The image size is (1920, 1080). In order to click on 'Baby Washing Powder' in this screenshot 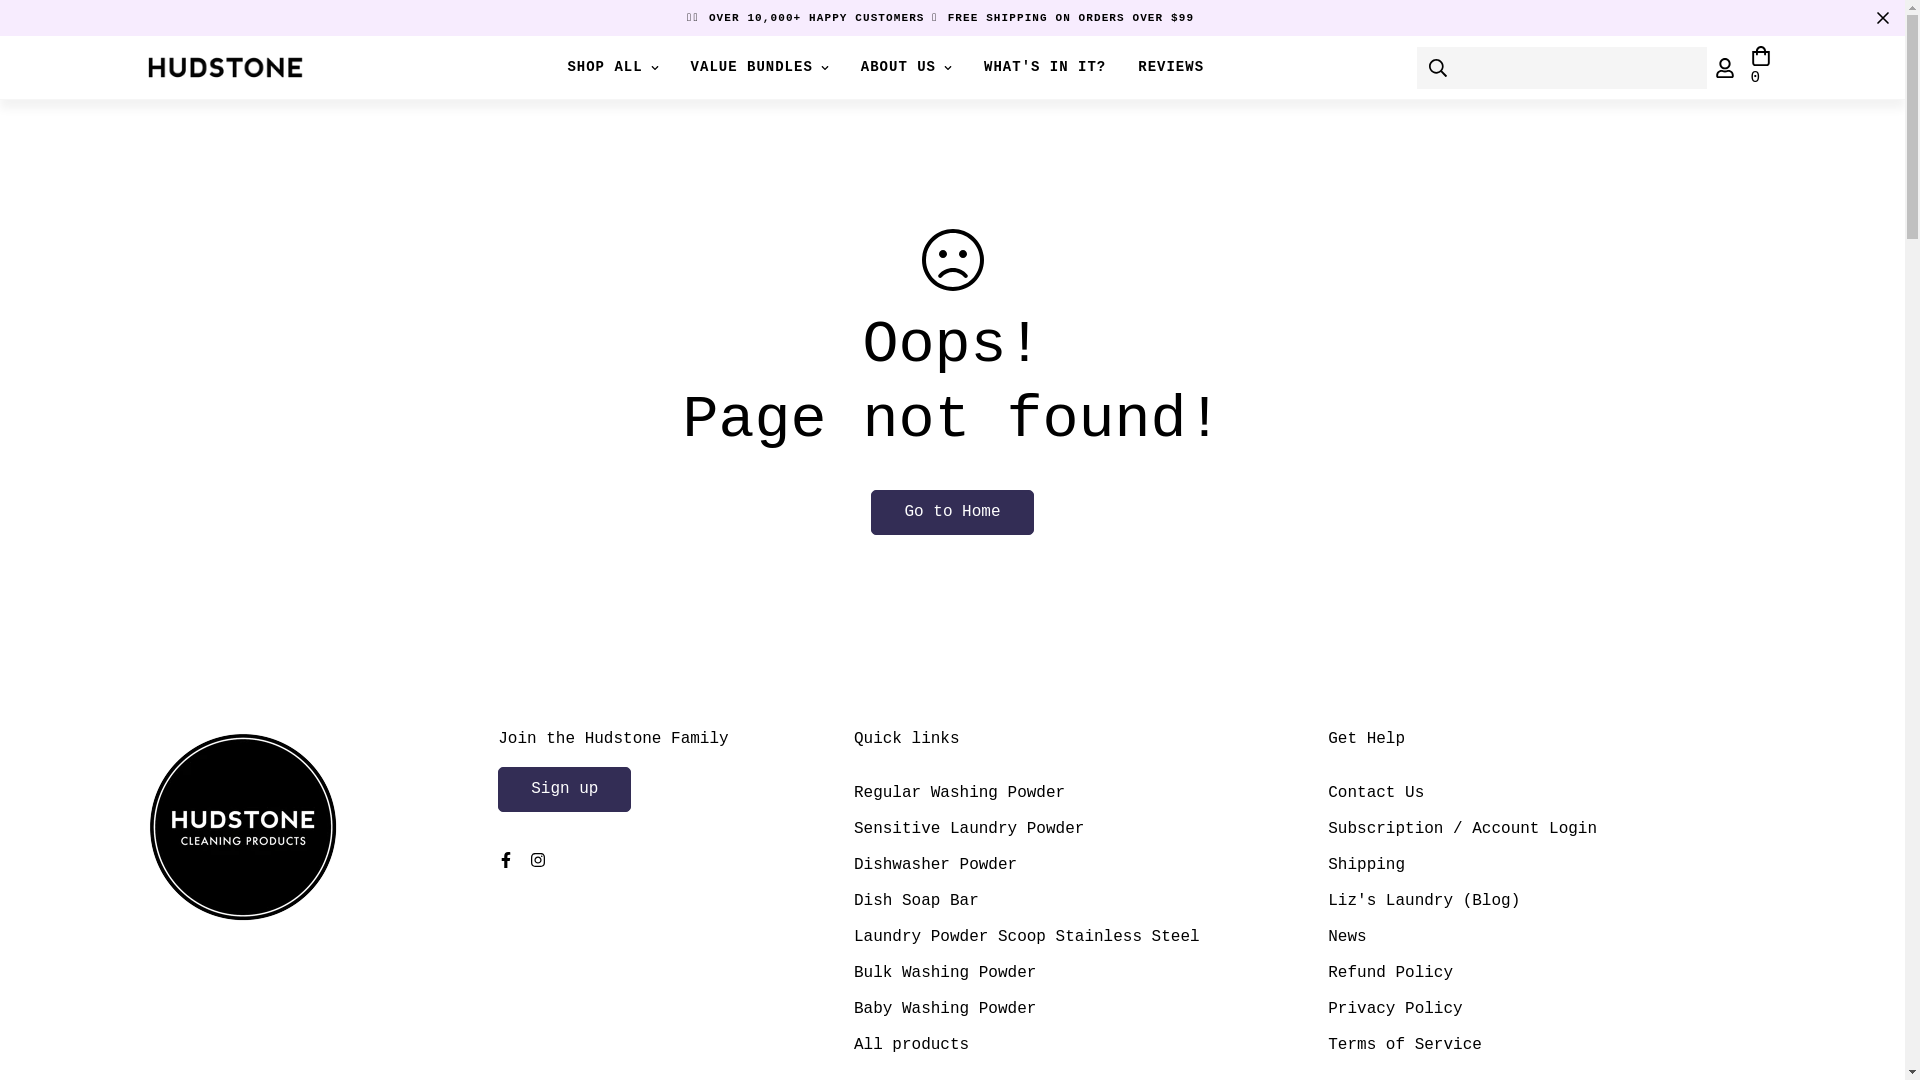, I will do `click(944, 1009)`.